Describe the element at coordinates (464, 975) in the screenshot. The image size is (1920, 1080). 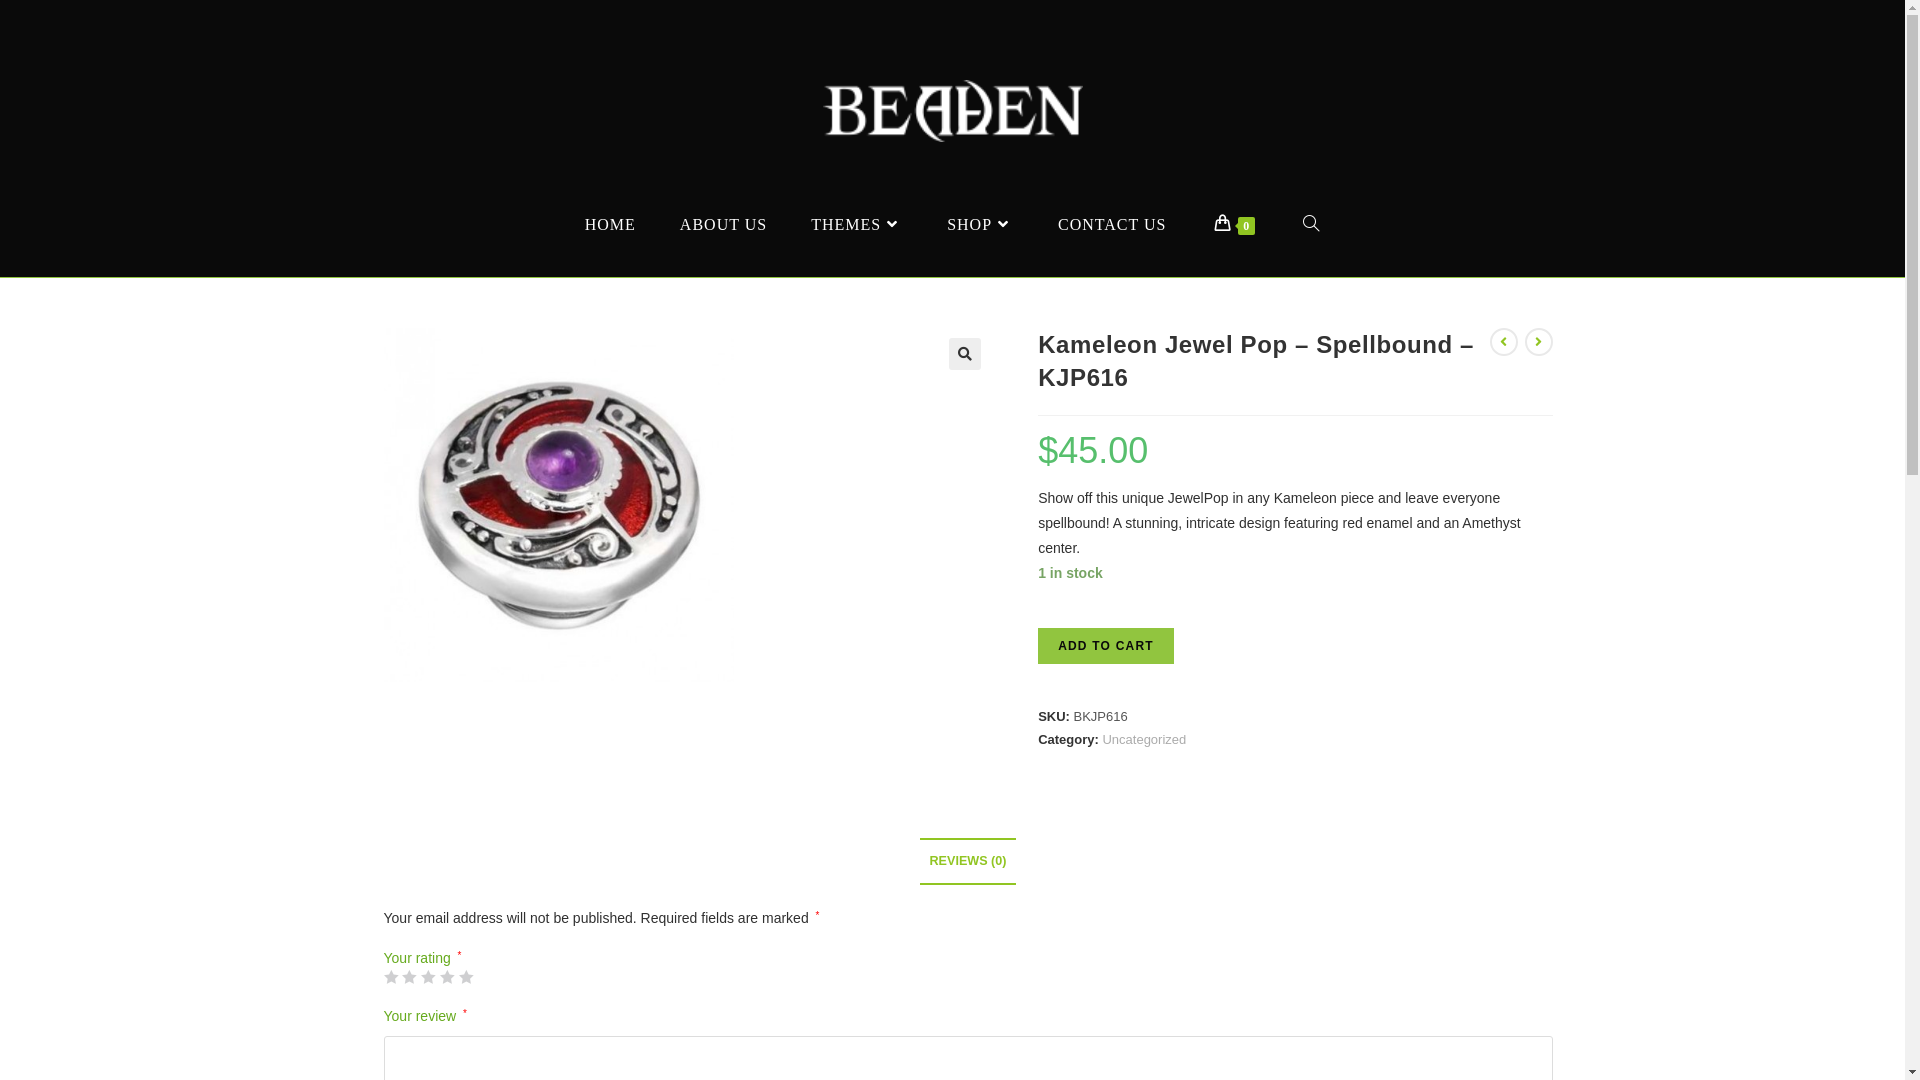
I see `'5'` at that location.